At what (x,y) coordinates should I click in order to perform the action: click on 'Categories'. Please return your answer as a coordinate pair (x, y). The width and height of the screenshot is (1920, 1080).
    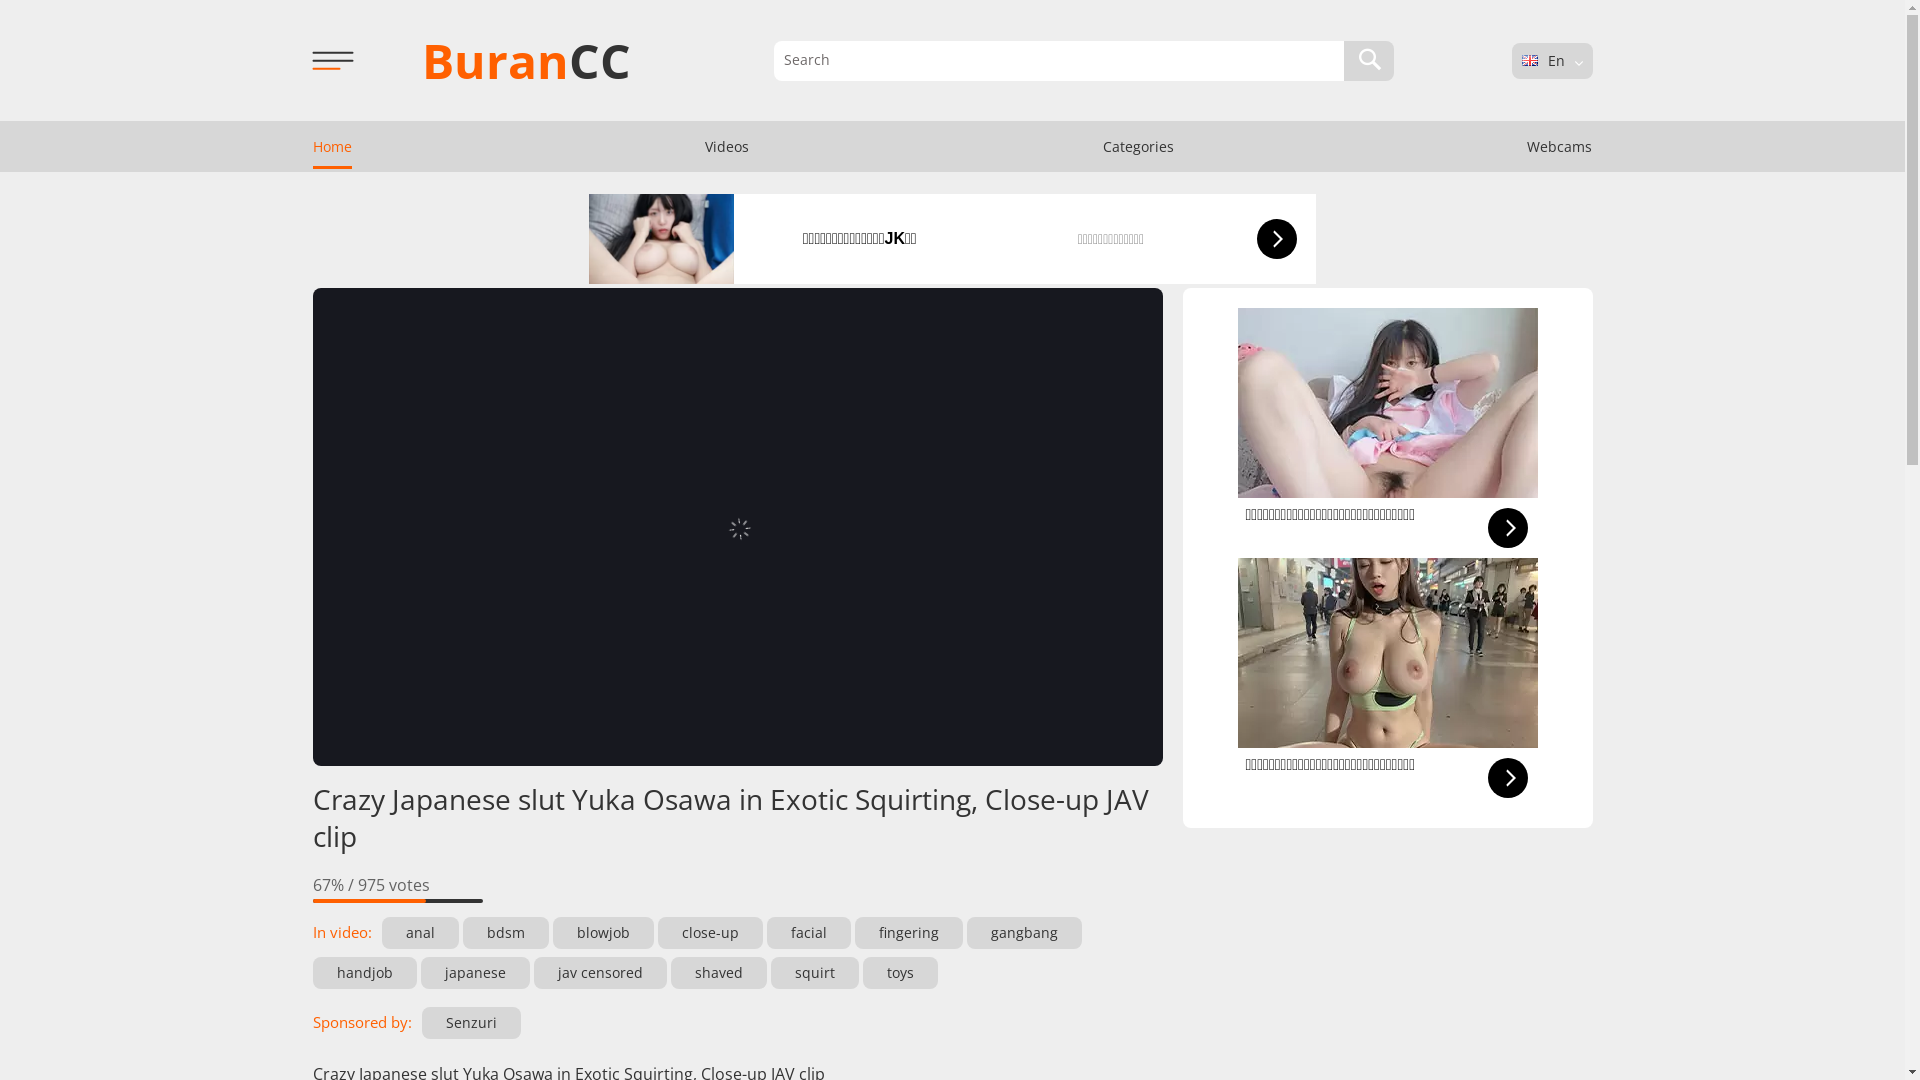
    Looking at the image, I should click on (1138, 145).